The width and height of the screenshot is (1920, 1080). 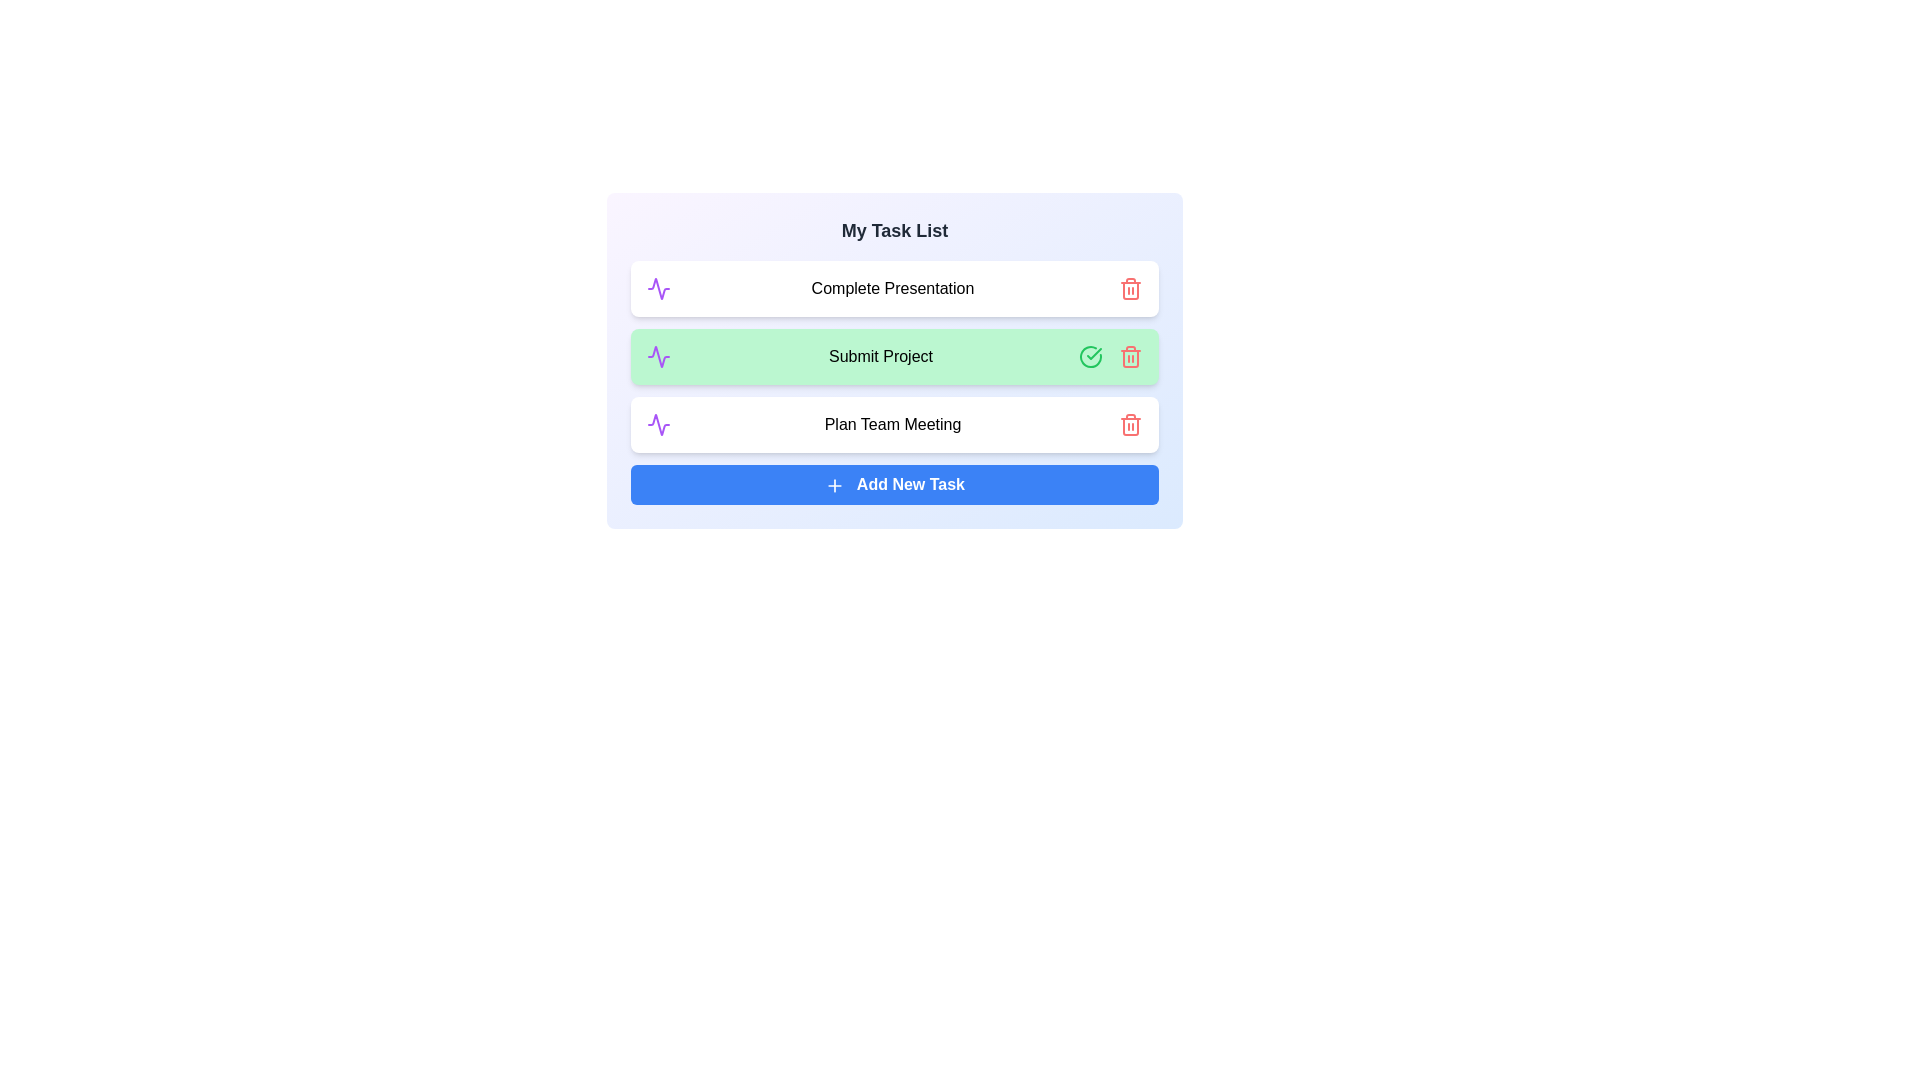 What do you see at coordinates (1131, 423) in the screenshot?
I see `the trash icon next to the task named Plan Team Meeting to delete it` at bounding box center [1131, 423].